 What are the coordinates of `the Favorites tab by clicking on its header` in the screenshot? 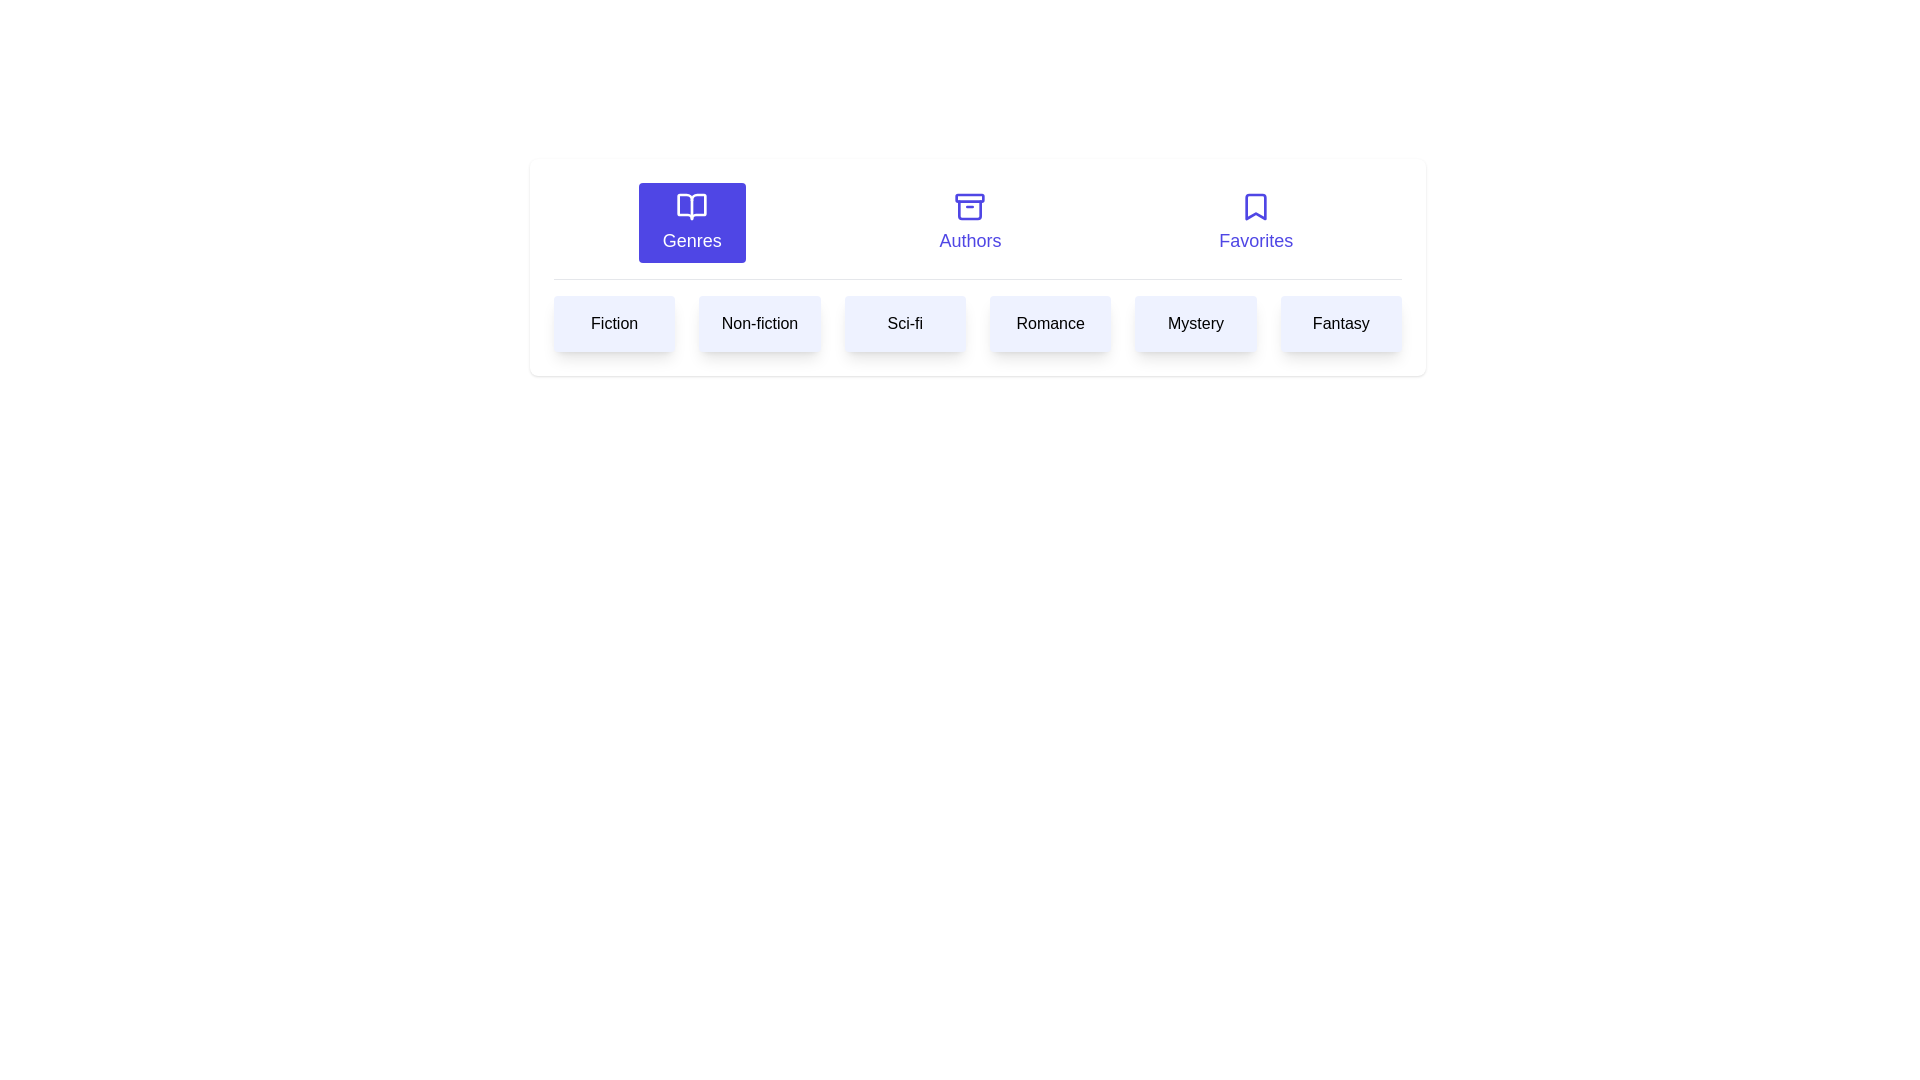 It's located at (1255, 223).